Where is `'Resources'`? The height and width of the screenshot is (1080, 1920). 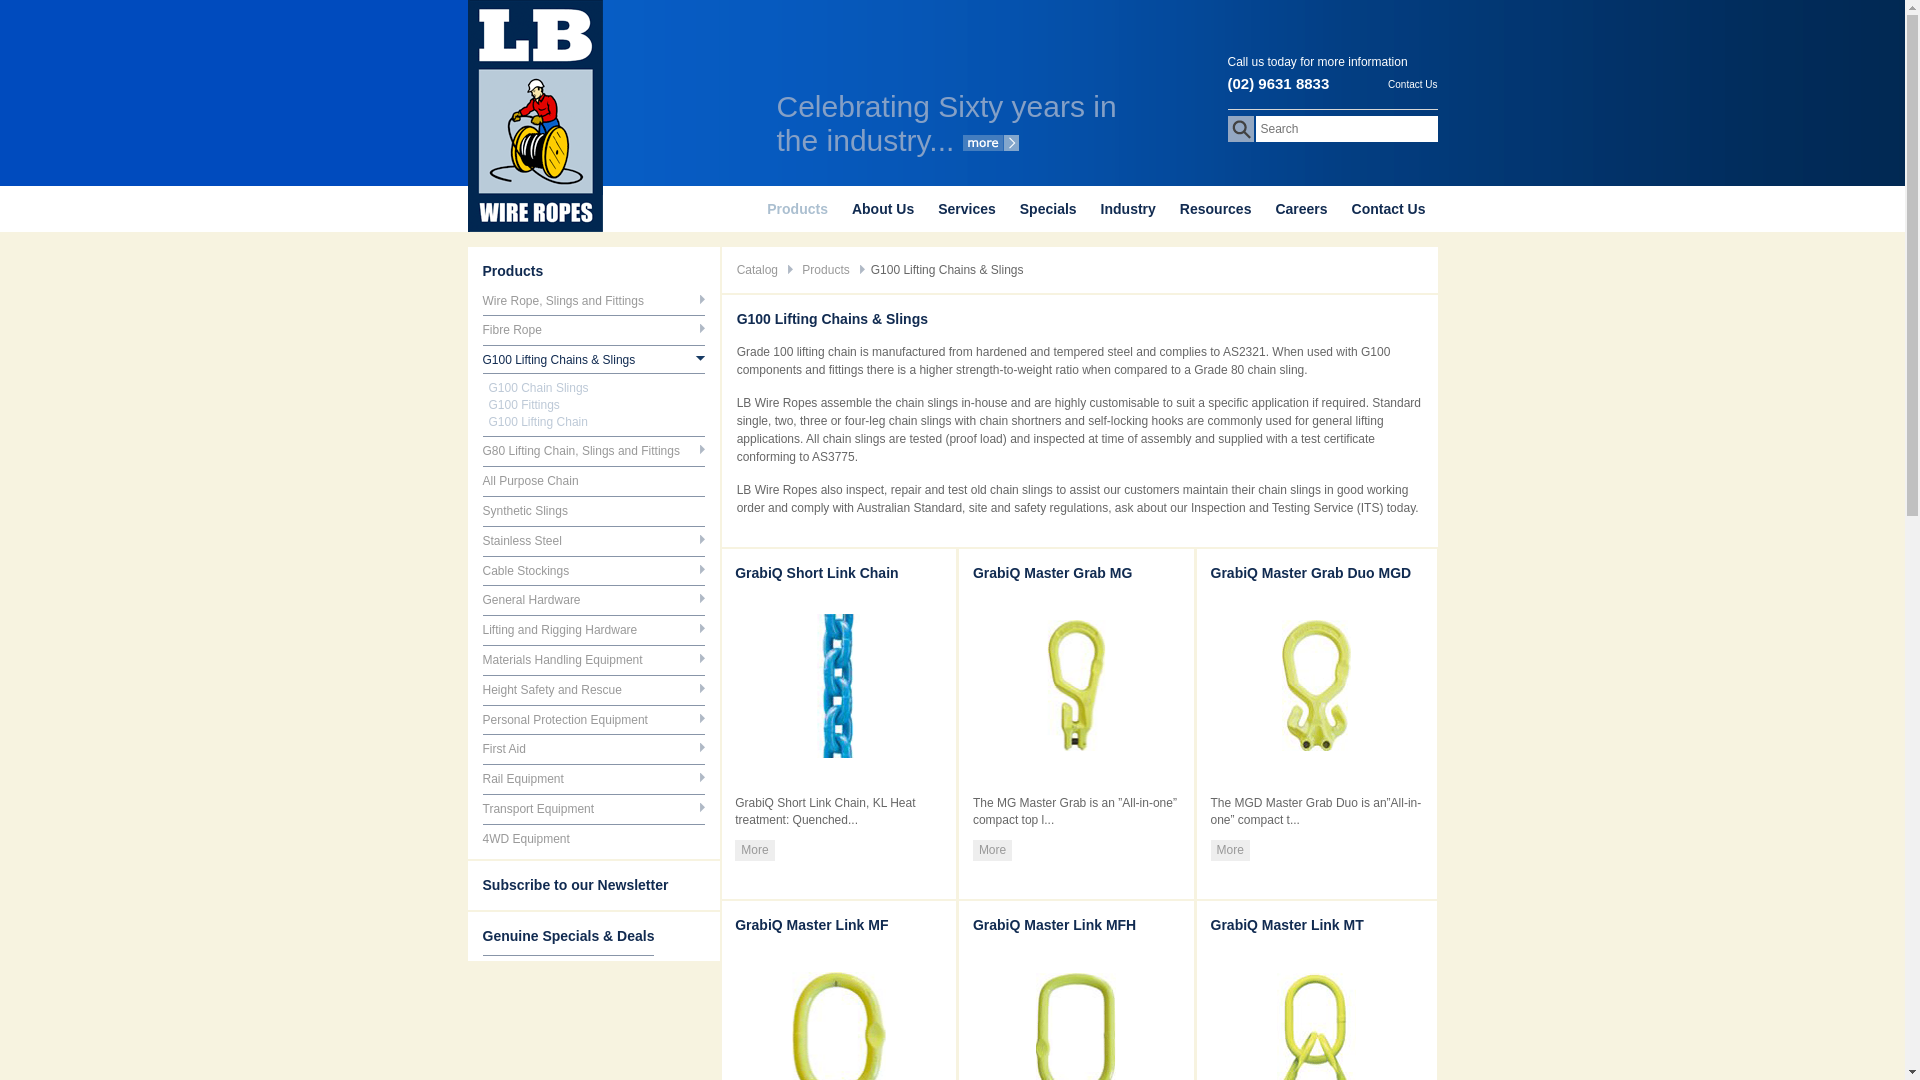
'Resources' is located at coordinates (1214, 208).